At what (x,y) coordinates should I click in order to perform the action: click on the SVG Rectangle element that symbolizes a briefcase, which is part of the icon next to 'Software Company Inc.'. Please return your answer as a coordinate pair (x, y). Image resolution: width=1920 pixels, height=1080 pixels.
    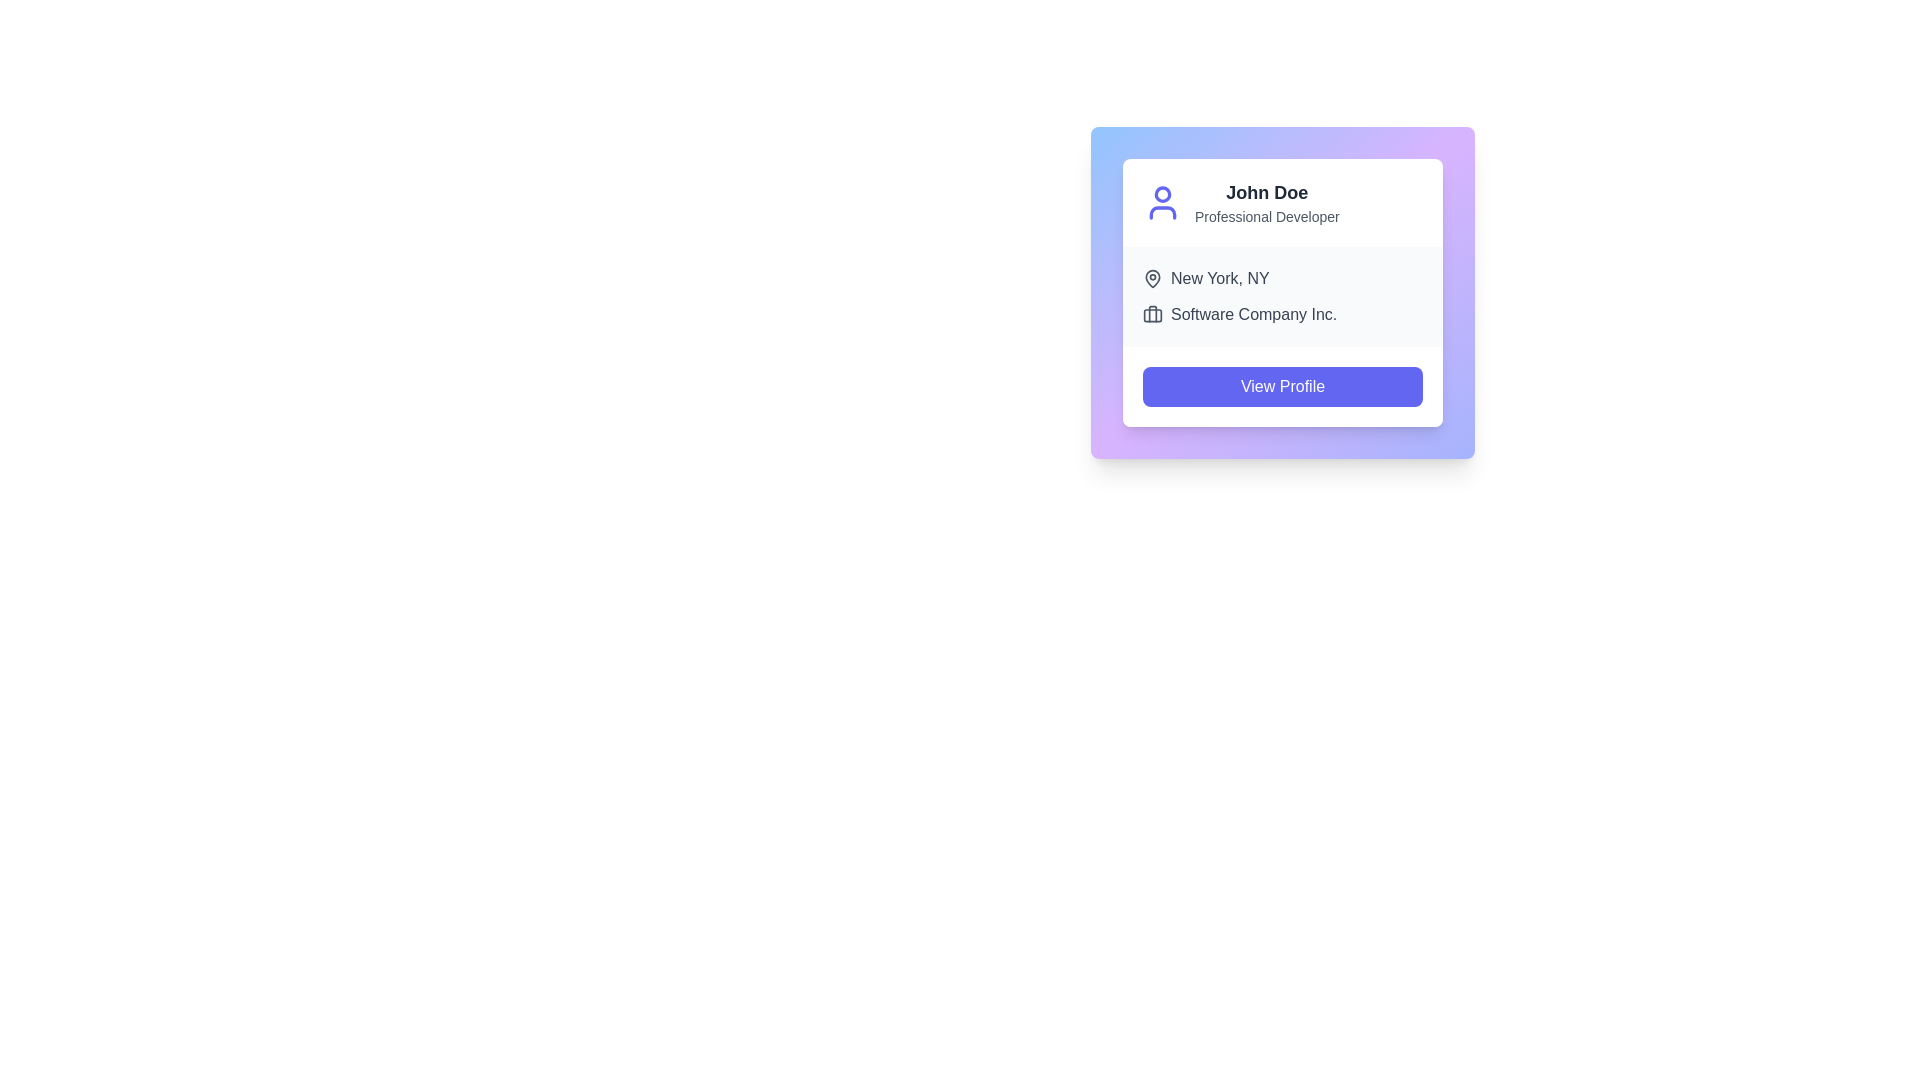
    Looking at the image, I should click on (1152, 315).